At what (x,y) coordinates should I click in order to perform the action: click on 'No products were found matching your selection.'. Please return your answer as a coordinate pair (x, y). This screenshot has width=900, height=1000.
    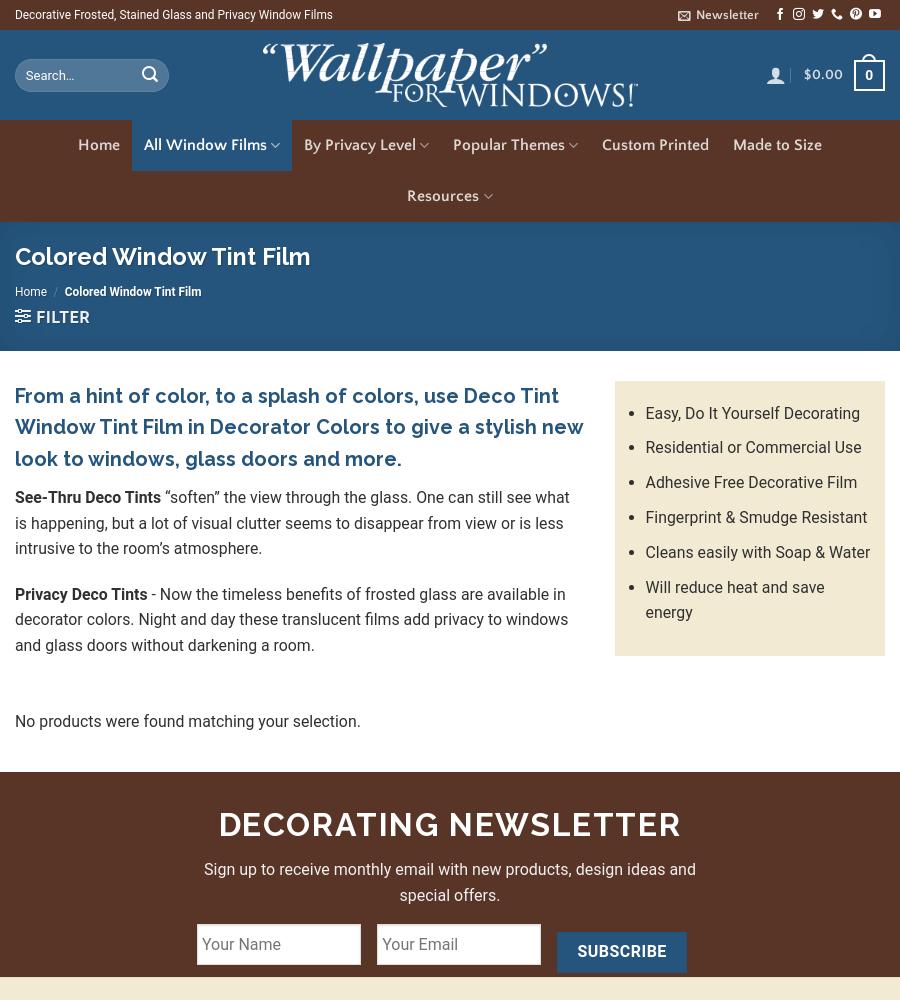
    Looking at the image, I should click on (14, 719).